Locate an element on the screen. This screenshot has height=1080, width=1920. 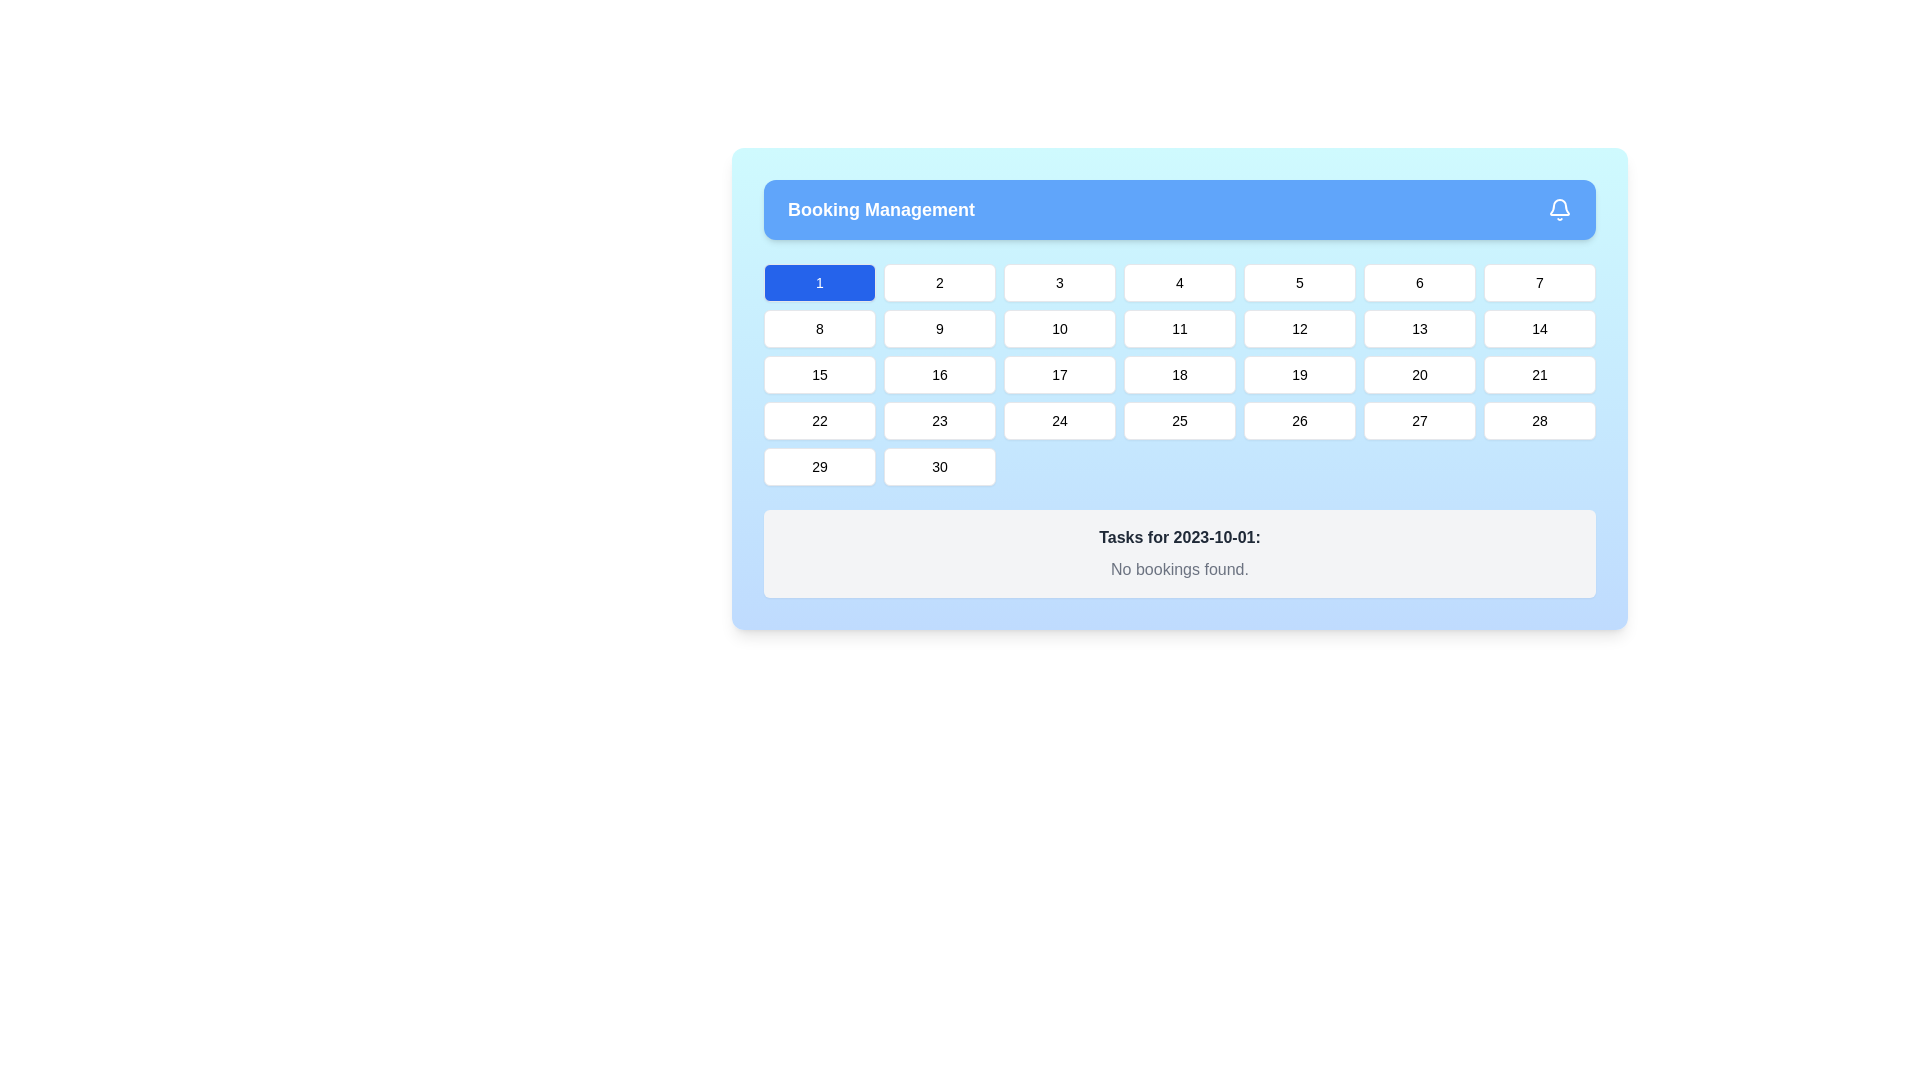
text displayed in the Information Panel which shows 'Tasks for 2023-10-01: No bookings found.' is located at coordinates (1180, 554).